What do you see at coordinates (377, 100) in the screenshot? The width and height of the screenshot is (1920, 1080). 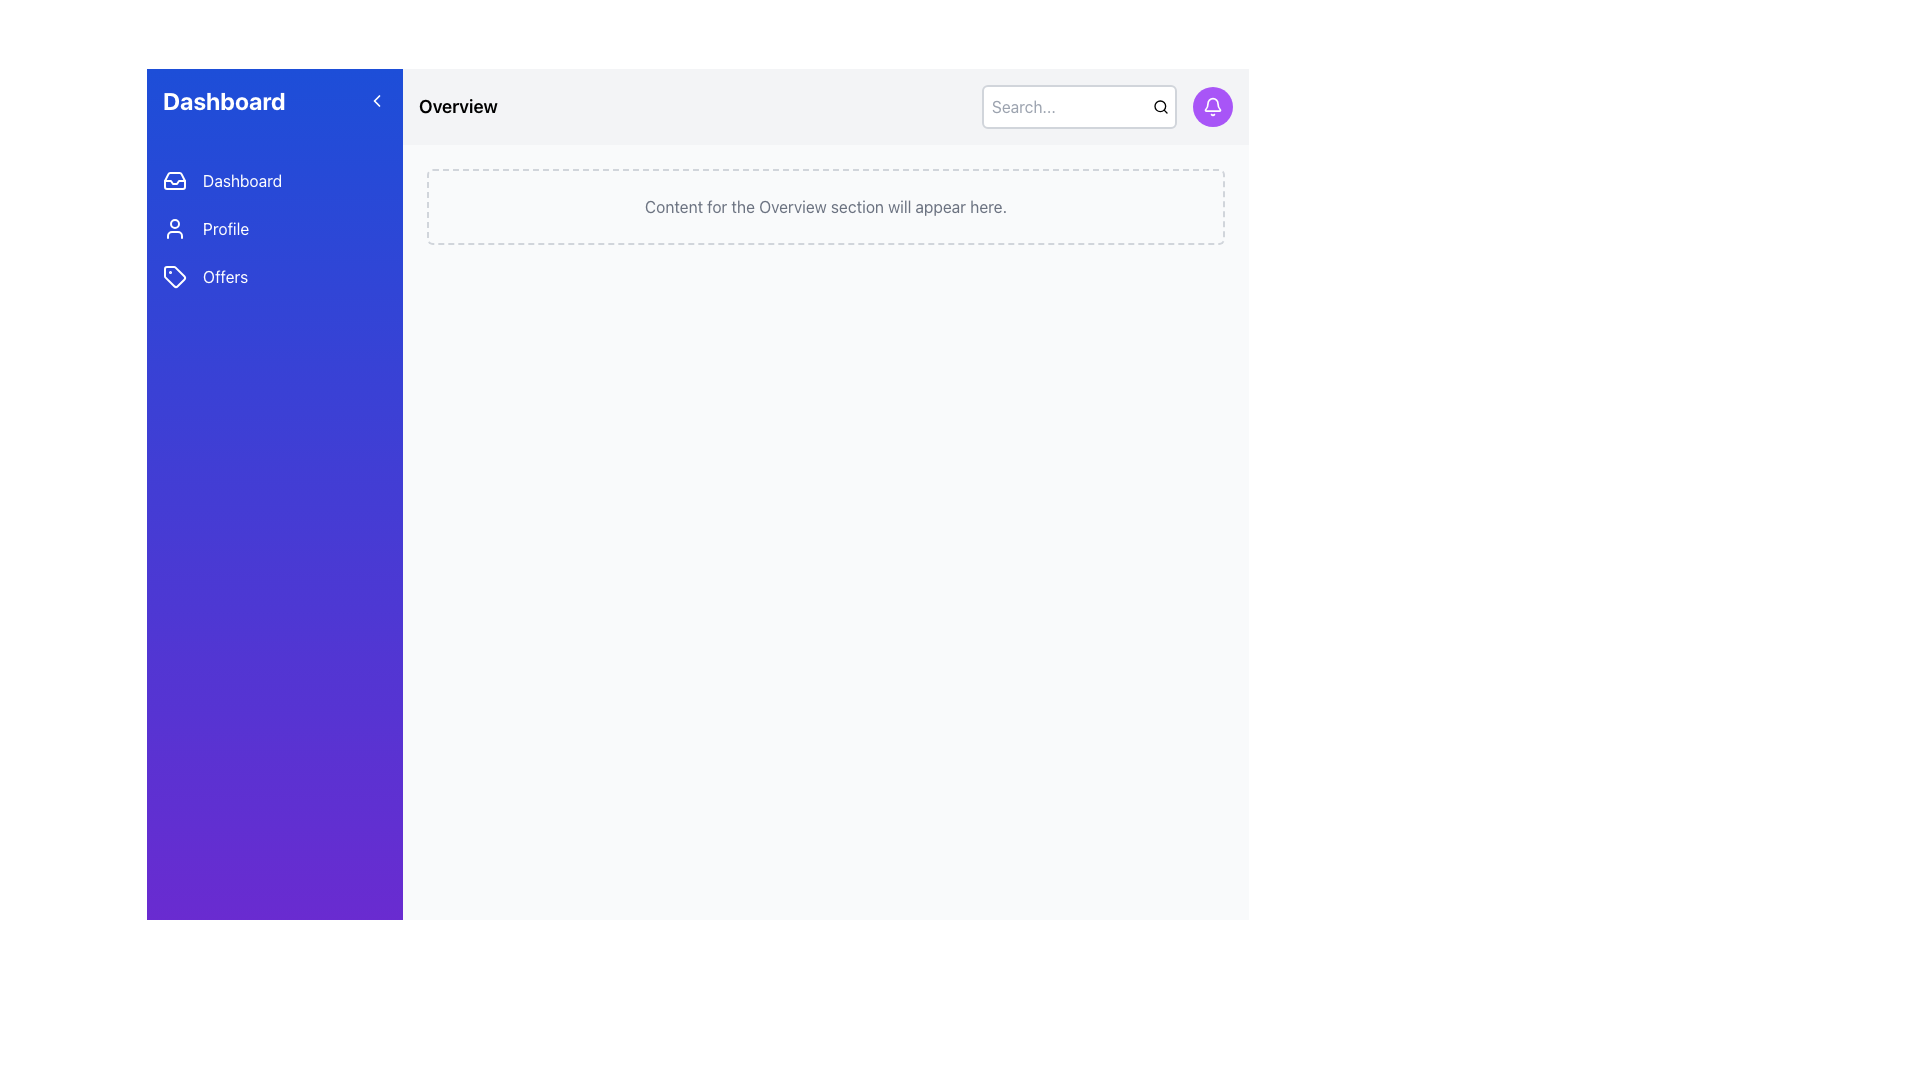 I see `the sidebar collapse button located in the top-right corner, adjacent to the 'Dashboard' label` at bounding box center [377, 100].